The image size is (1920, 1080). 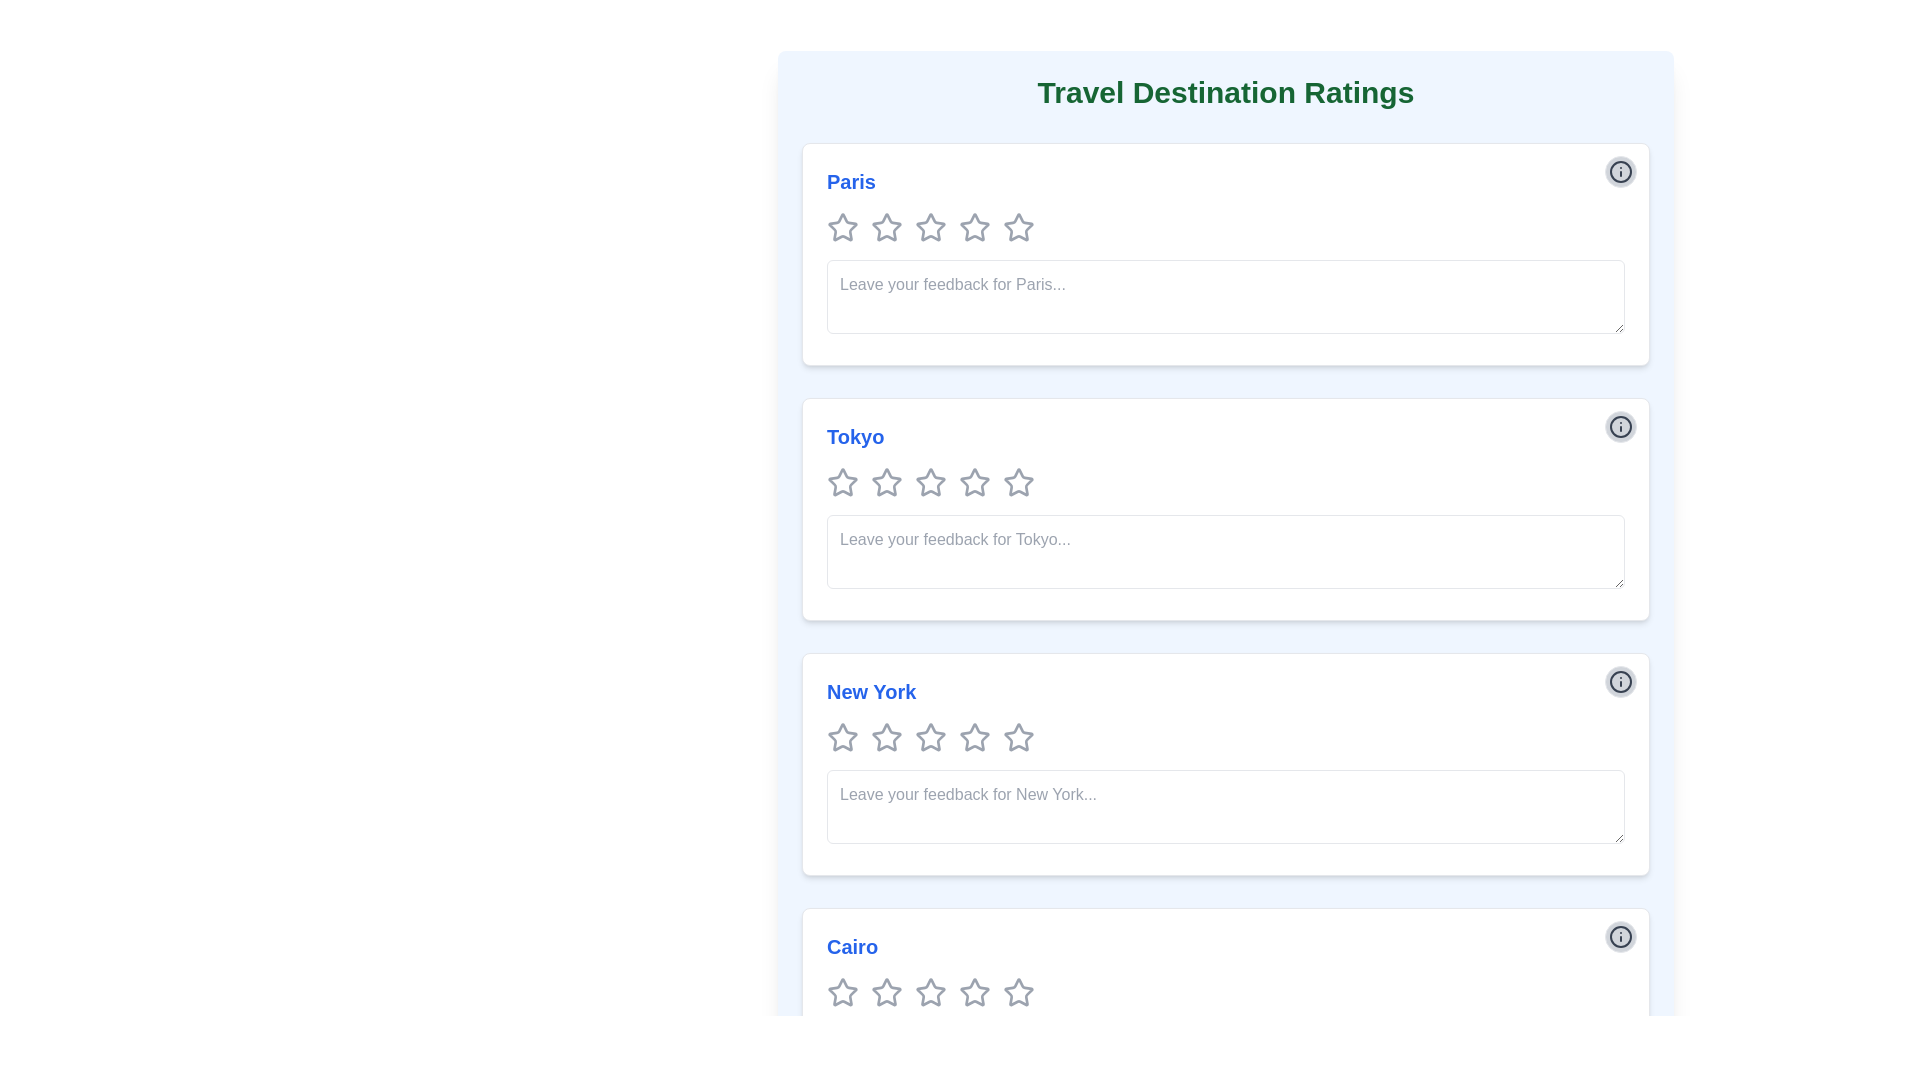 What do you see at coordinates (1017, 991) in the screenshot?
I see `the fourth star-shaped icon with a gray outline in the Travel Destination Ratings section` at bounding box center [1017, 991].